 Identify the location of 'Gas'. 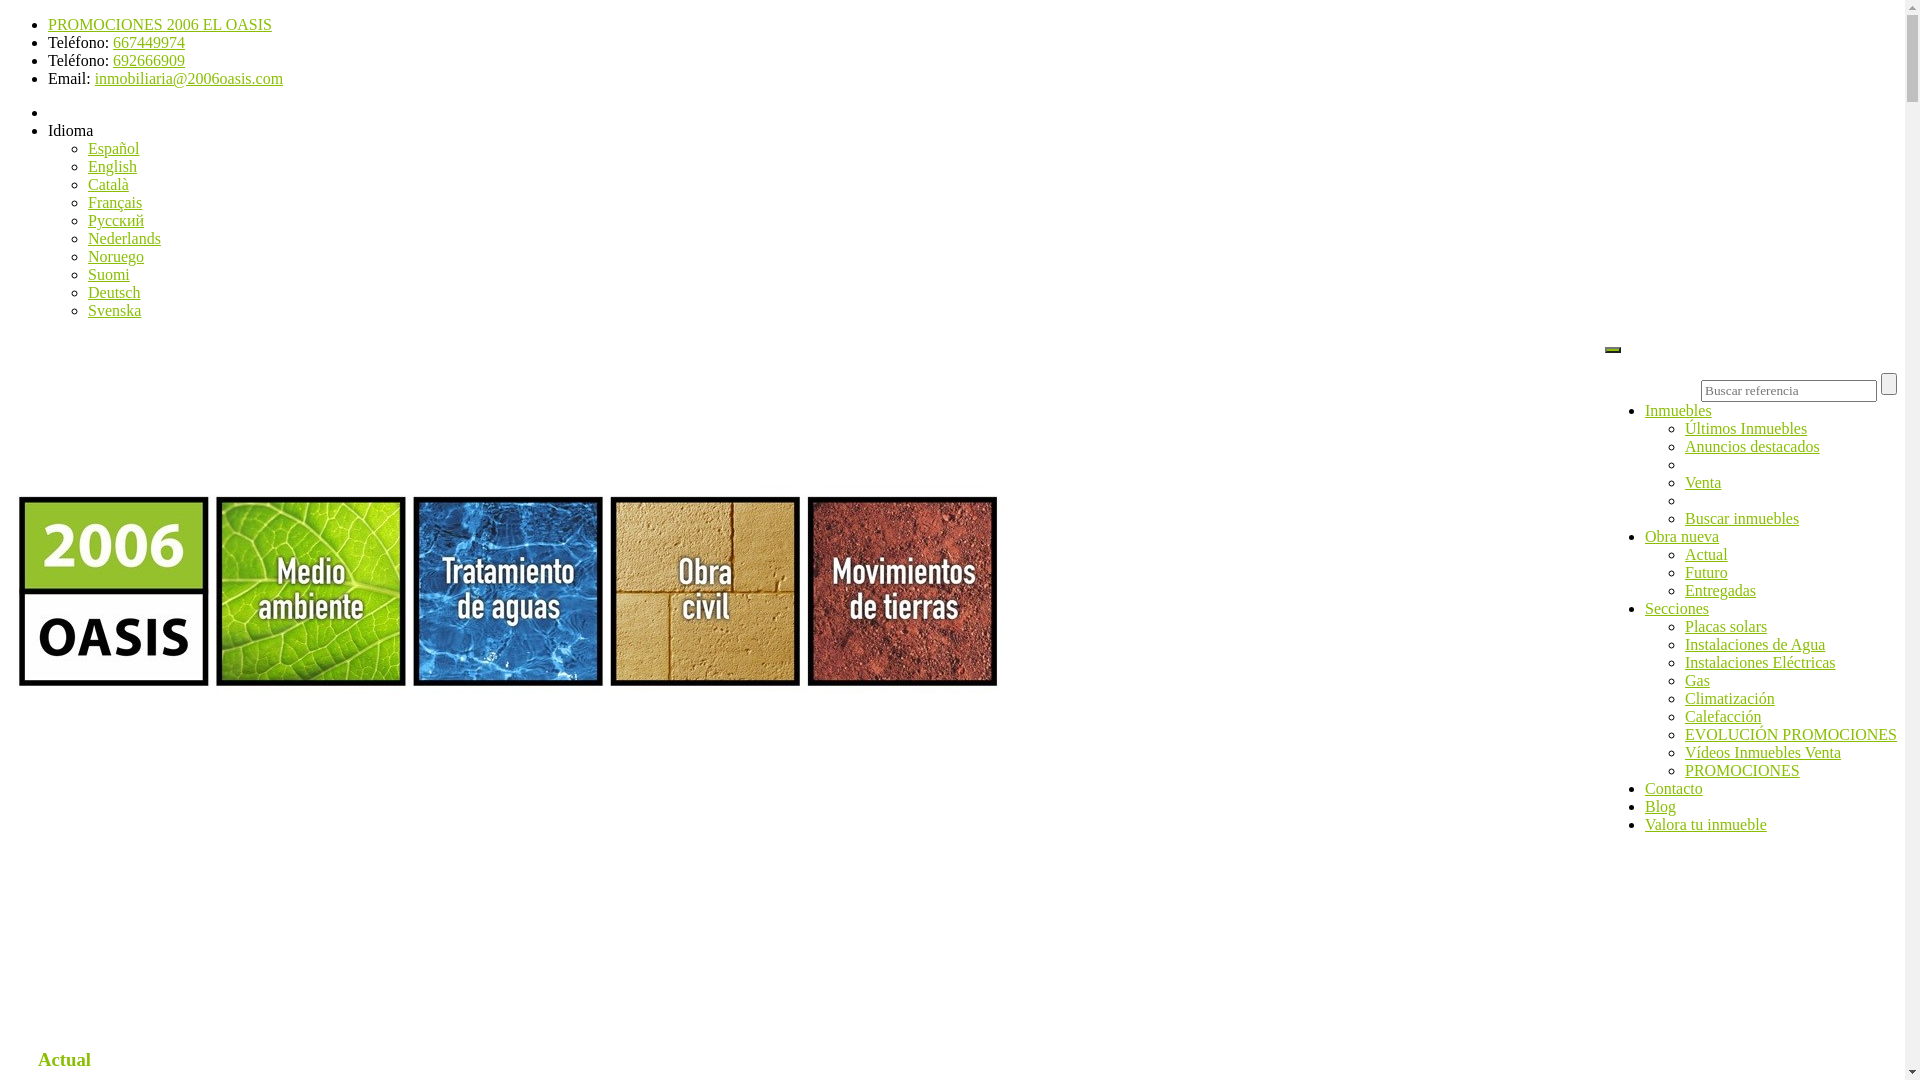
(1696, 679).